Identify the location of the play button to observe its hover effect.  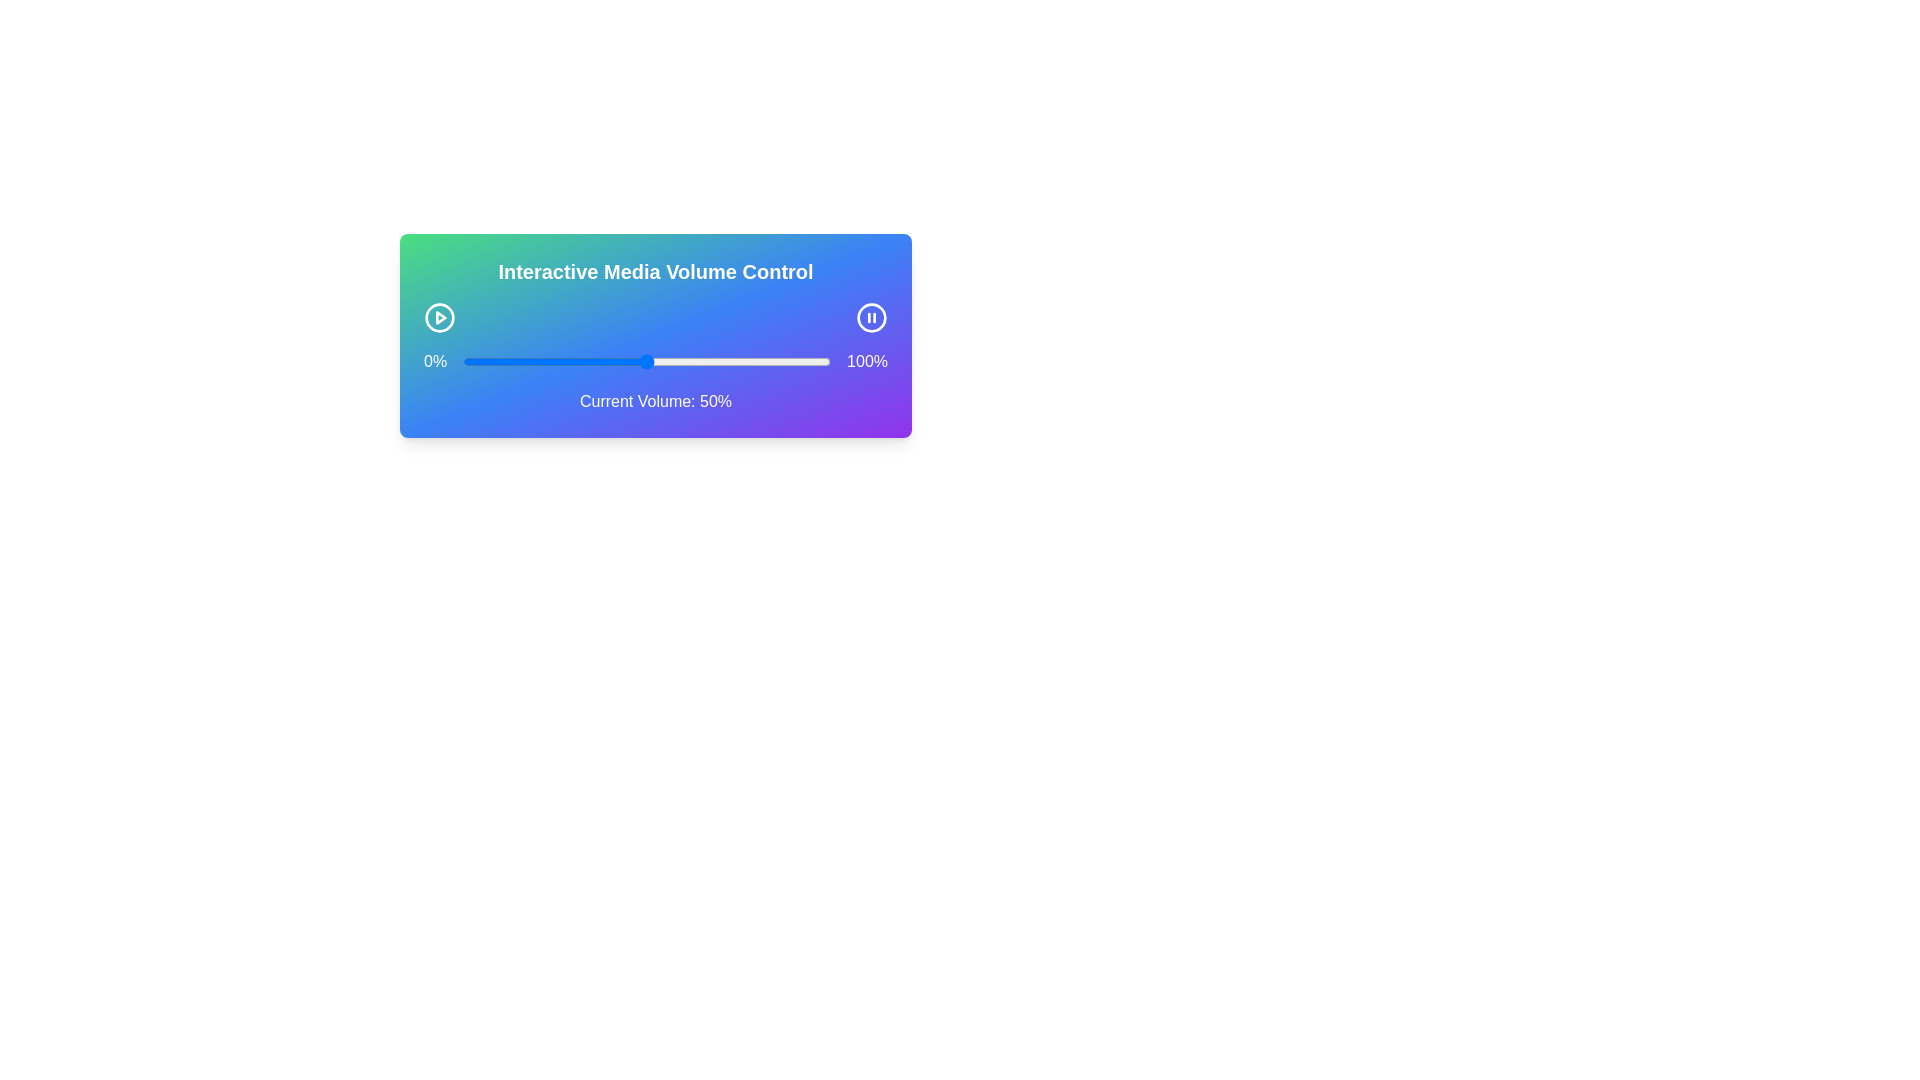
(439, 316).